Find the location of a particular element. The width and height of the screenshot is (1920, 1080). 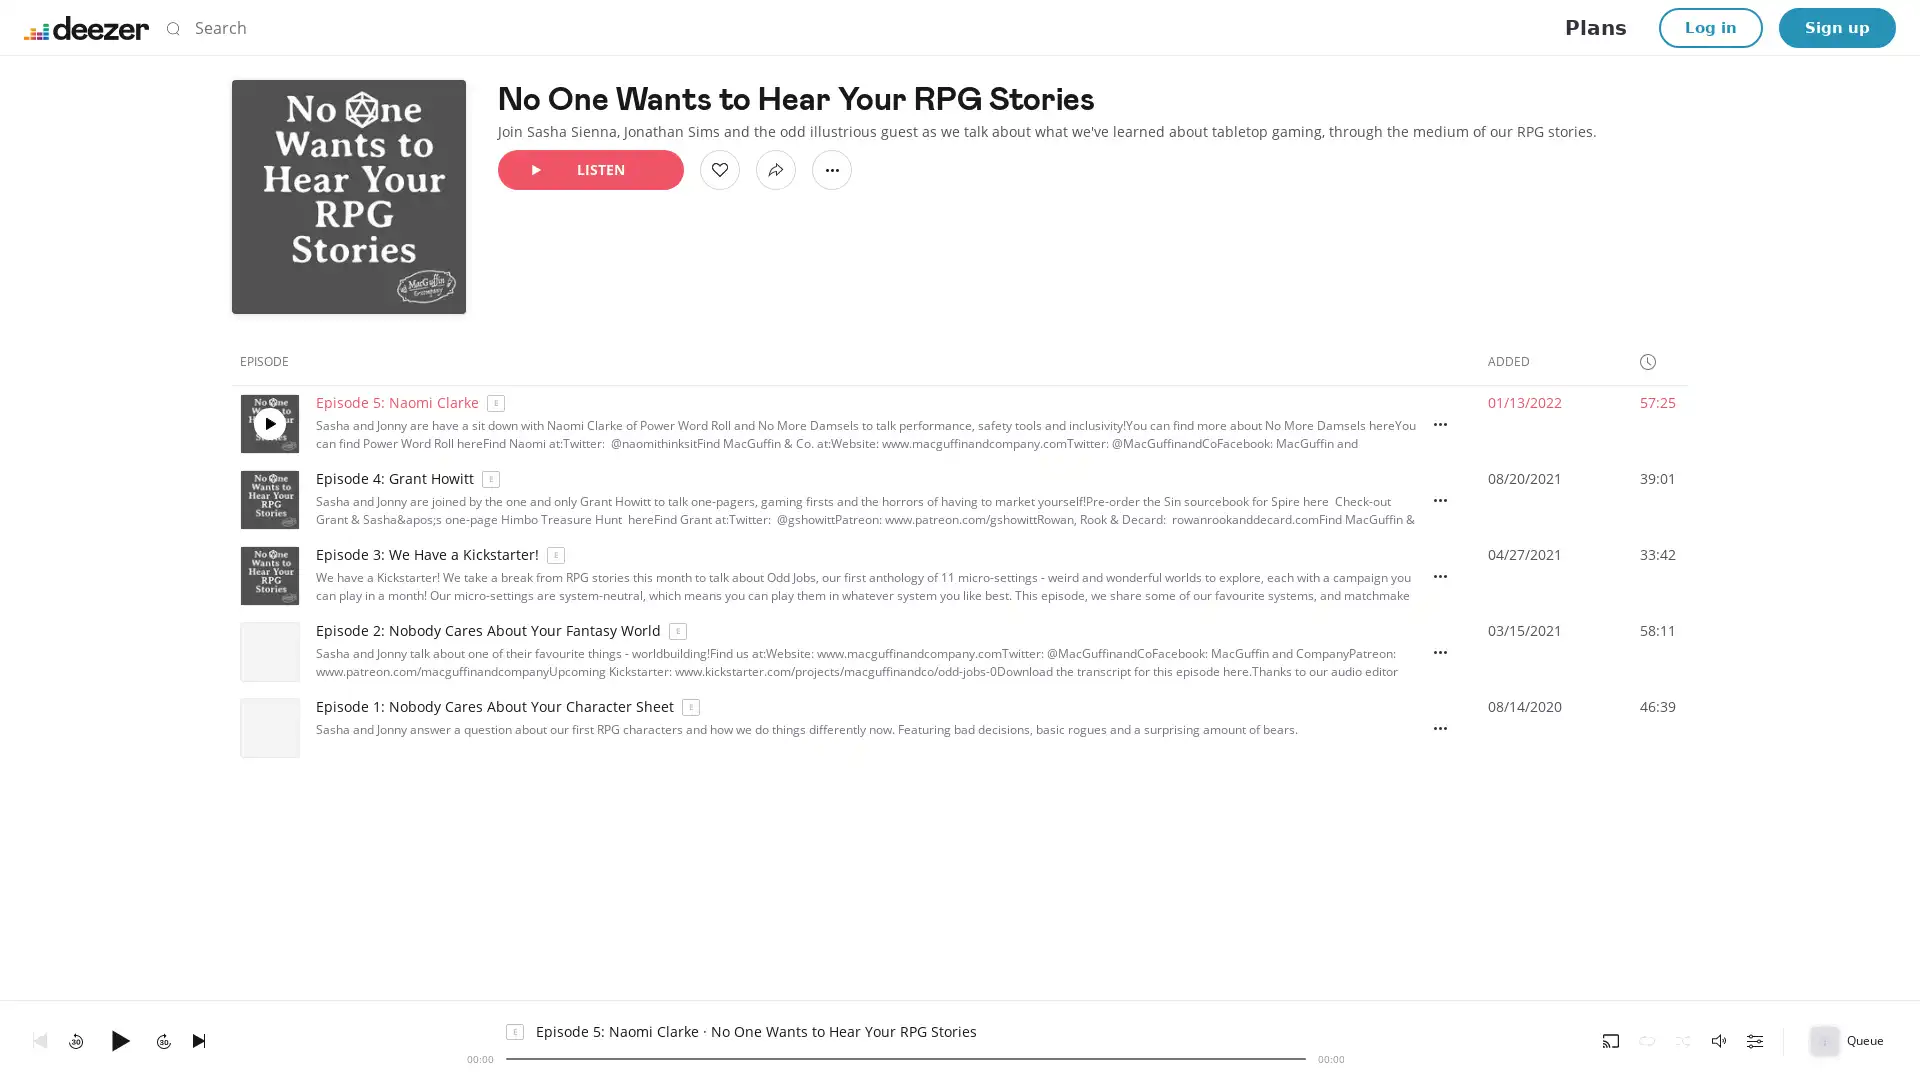

Play Episode 2: Nobody Cares About Your Fantasy World by No One Wants to Hear Your RPG Stories is located at coordinates (268, 651).